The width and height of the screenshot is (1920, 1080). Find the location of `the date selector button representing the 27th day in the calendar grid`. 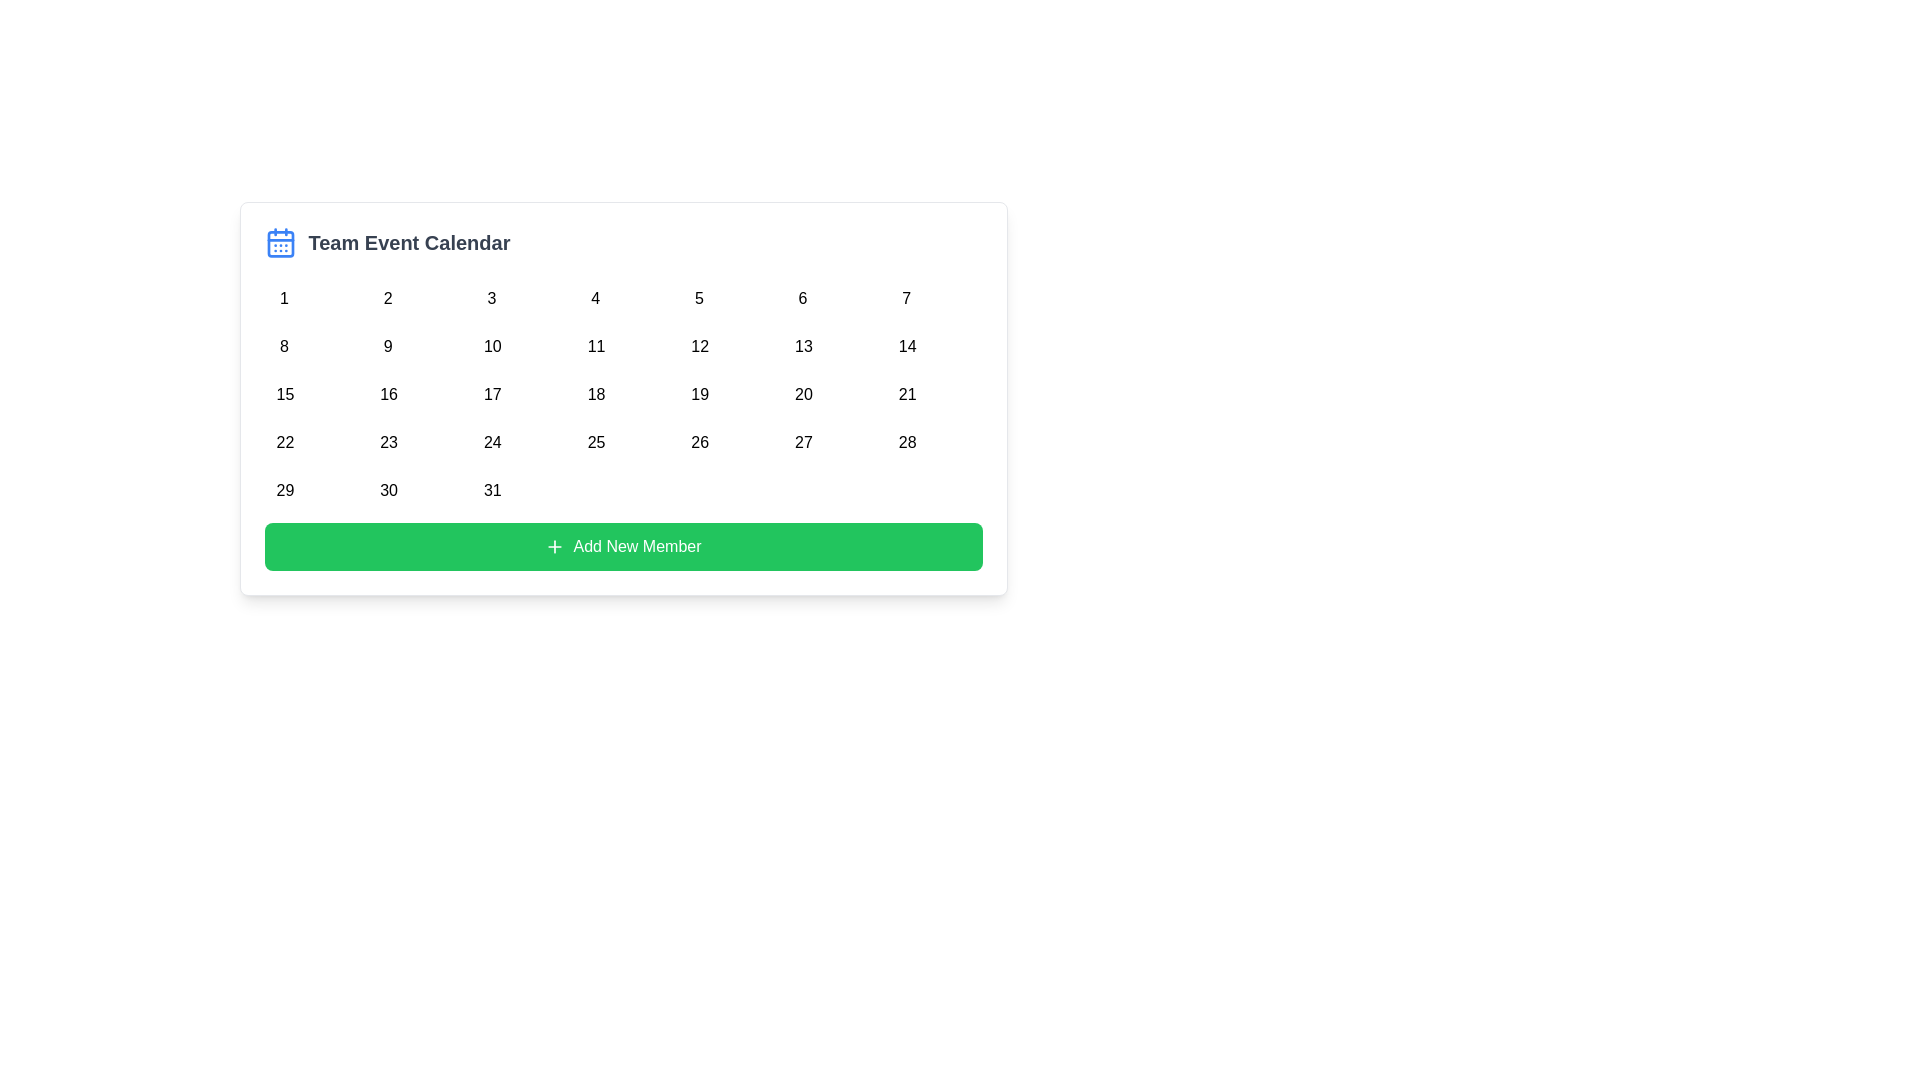

the date selector button representing the 27th day in the calendar grid is located at coordinates (803, 438).